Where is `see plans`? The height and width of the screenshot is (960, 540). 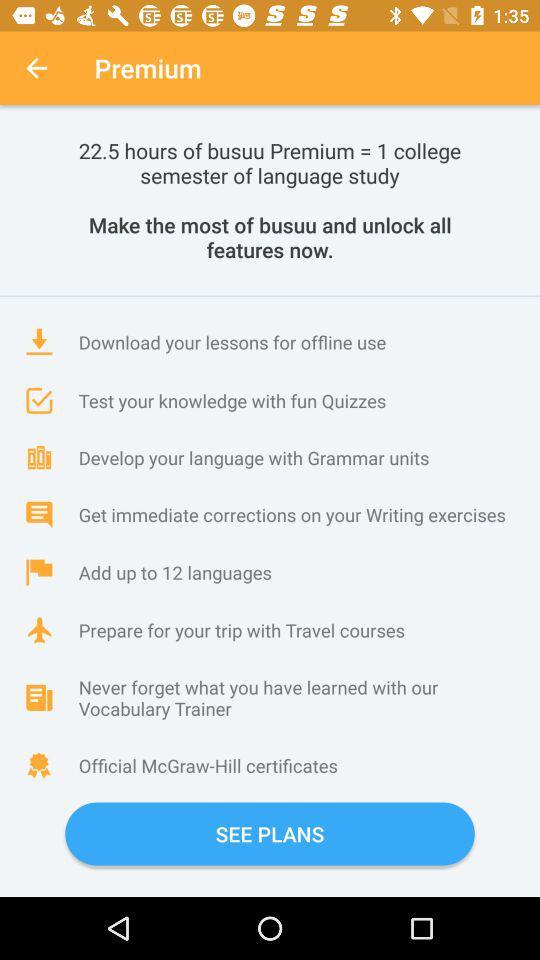
see plans is located at coordinates (270, 834).